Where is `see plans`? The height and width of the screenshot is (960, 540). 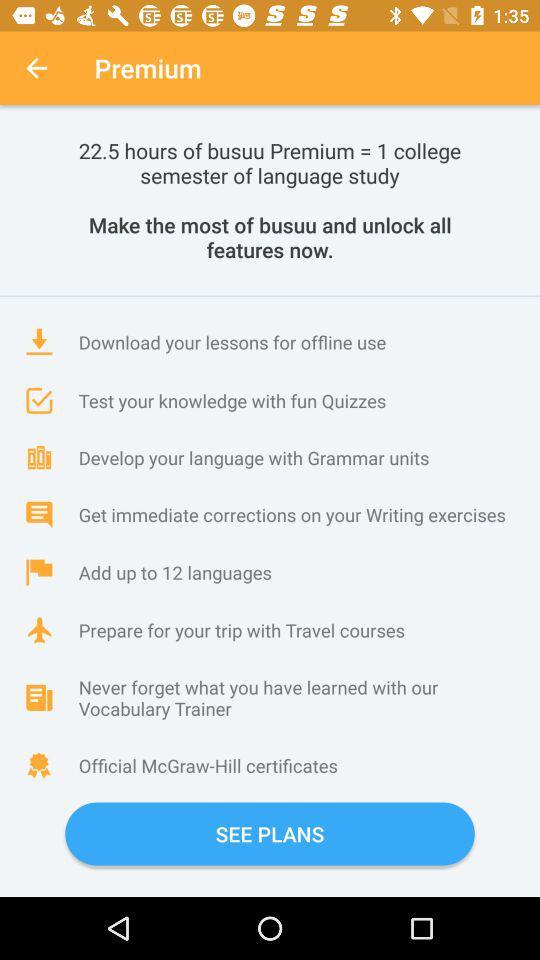
see plans is located at coordinates (270, 834).